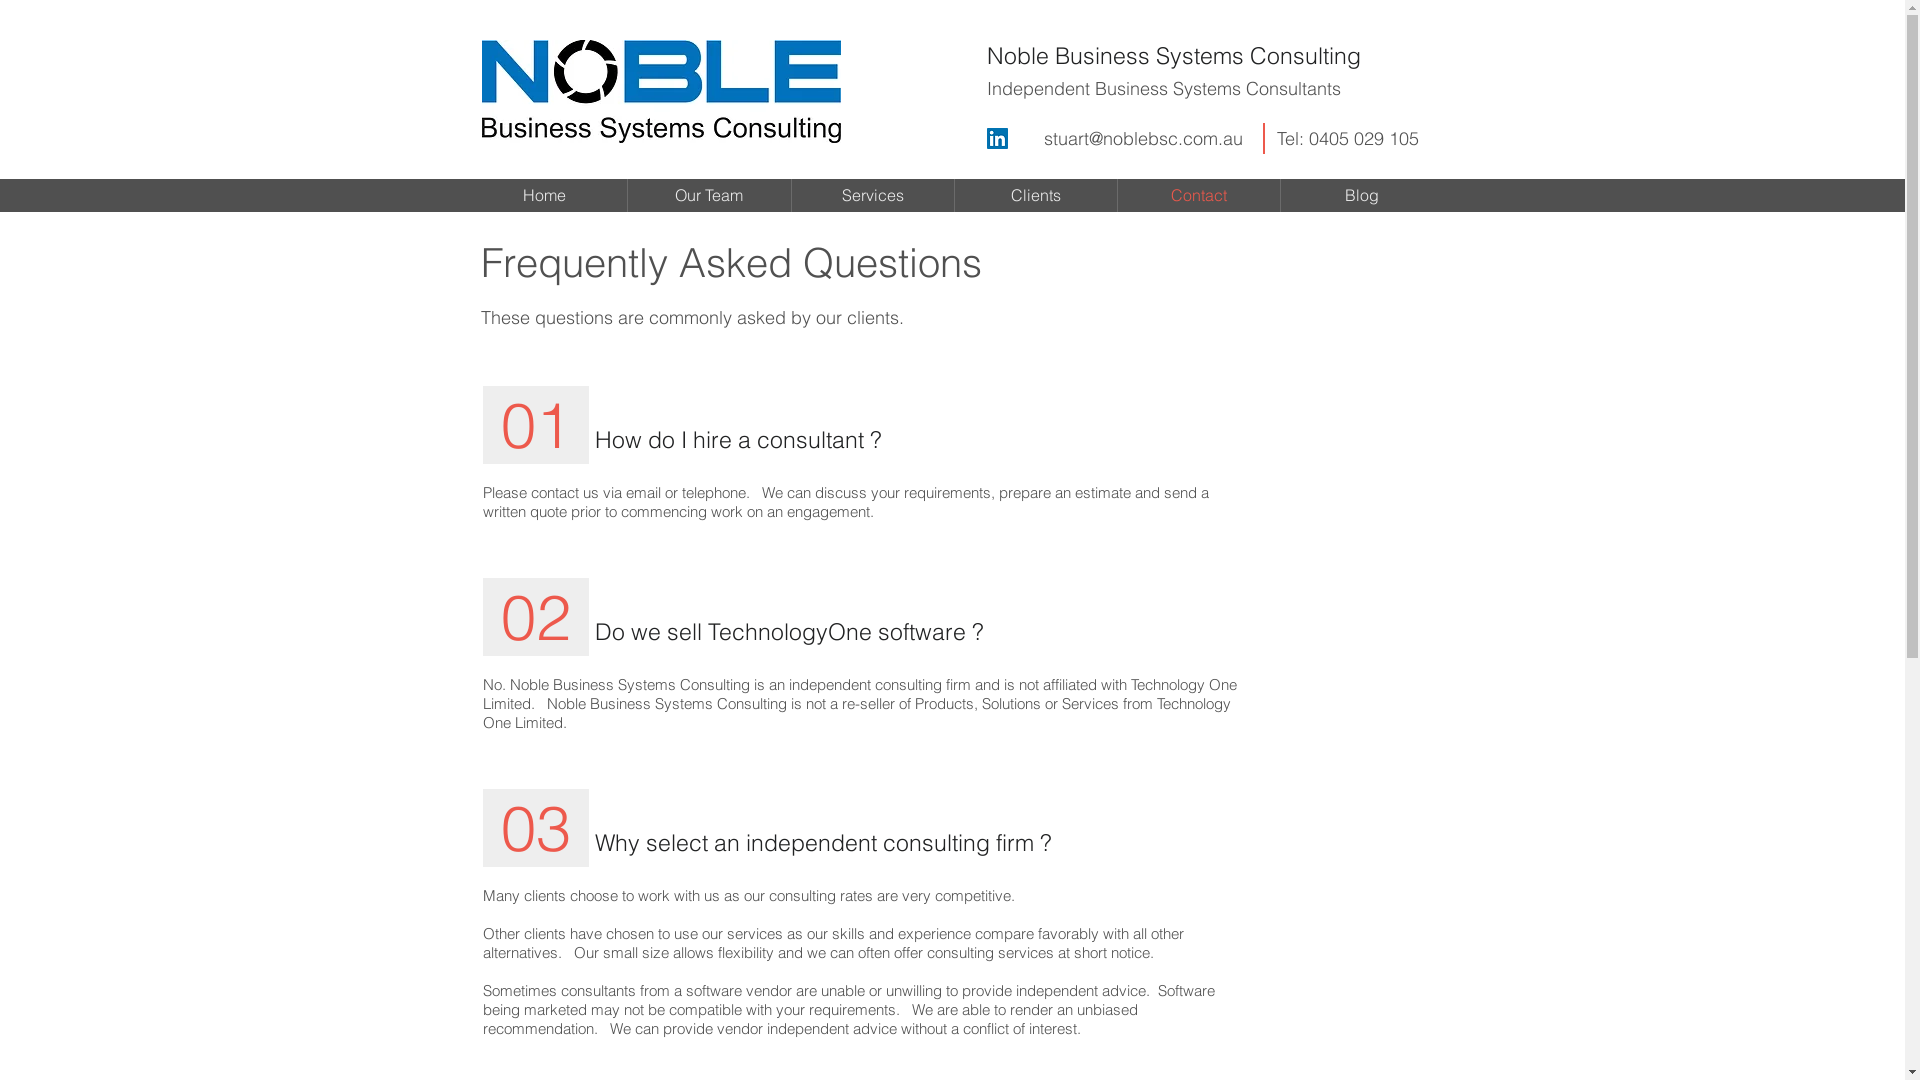 This screenshot has height=1080, width=1920. I want to click on 'Services', so click(873, 195).